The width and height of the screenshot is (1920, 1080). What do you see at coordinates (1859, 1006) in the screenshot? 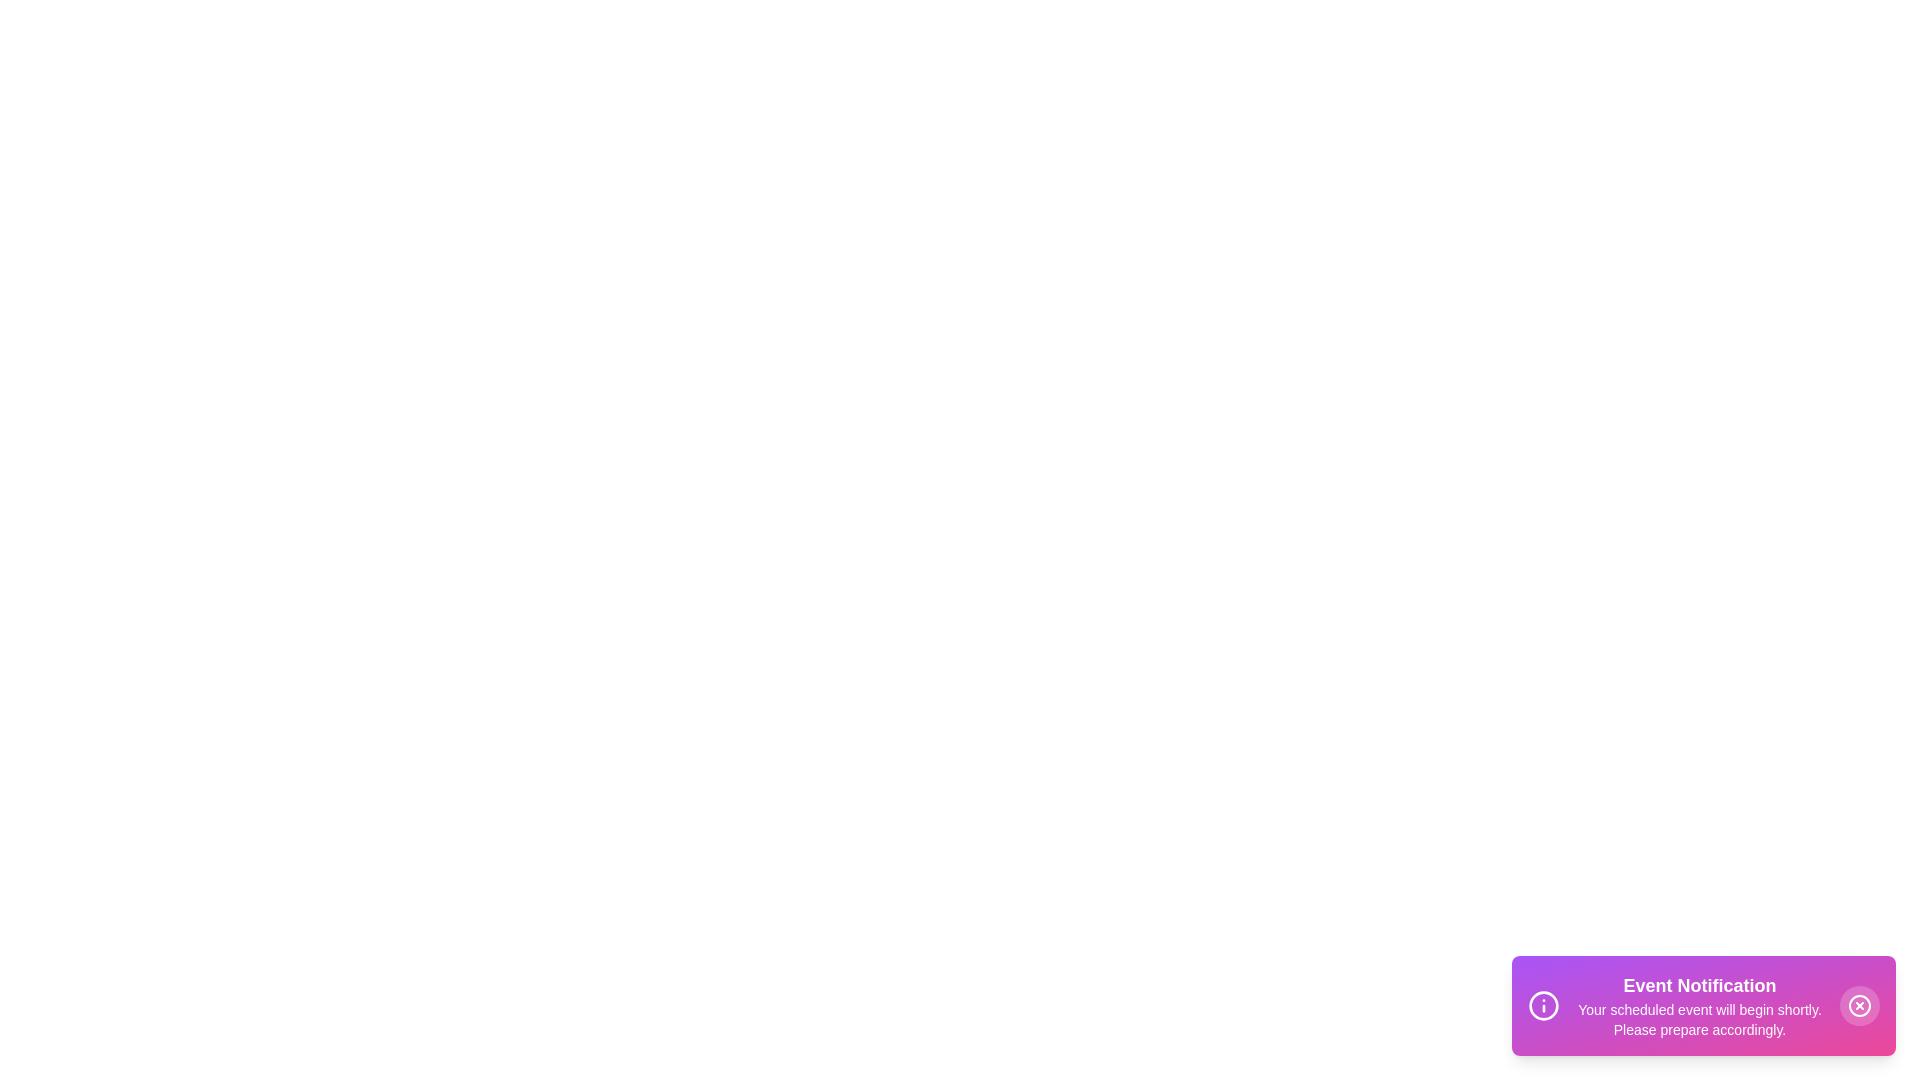
I see `the close button in the snackbar to dismiss it` at bounding box center [1859, 1006].